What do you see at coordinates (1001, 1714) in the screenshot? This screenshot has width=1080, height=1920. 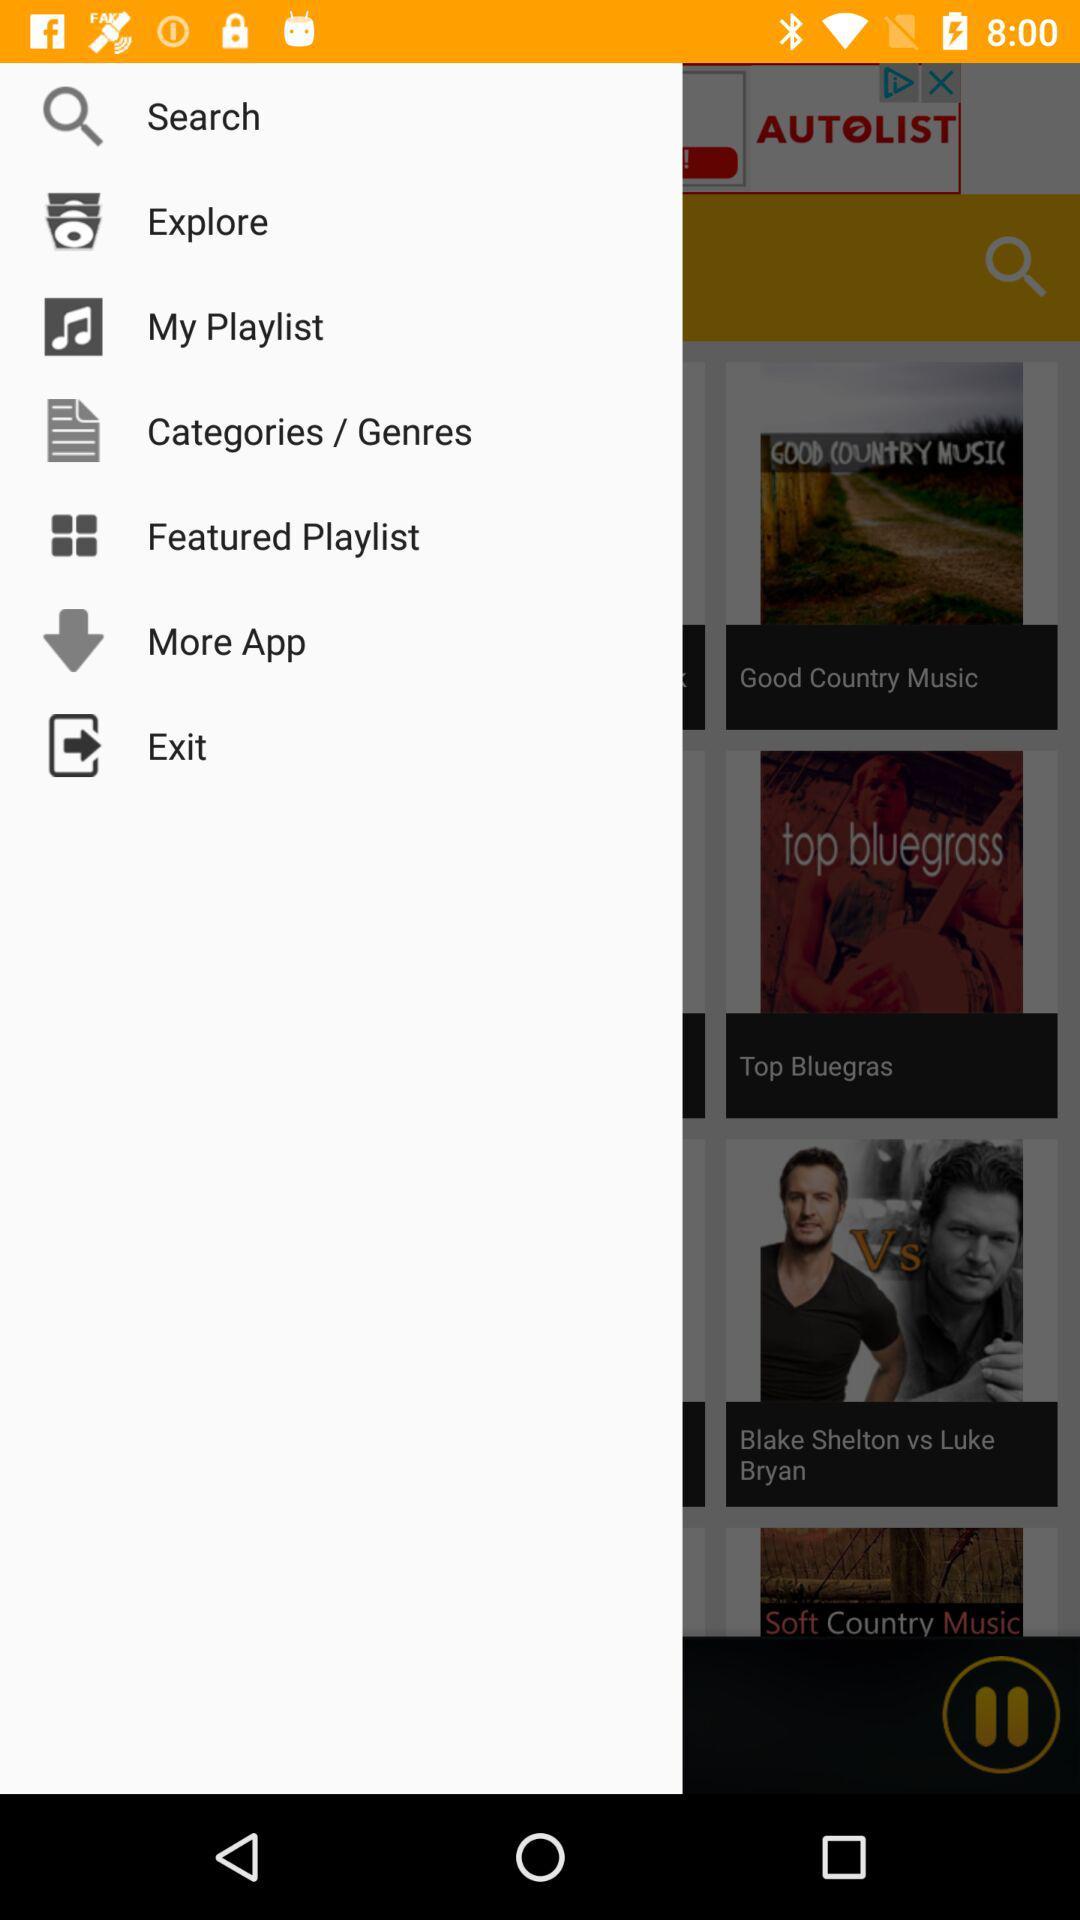 I see `the pause icon` at bounding box center [1001, 1714].